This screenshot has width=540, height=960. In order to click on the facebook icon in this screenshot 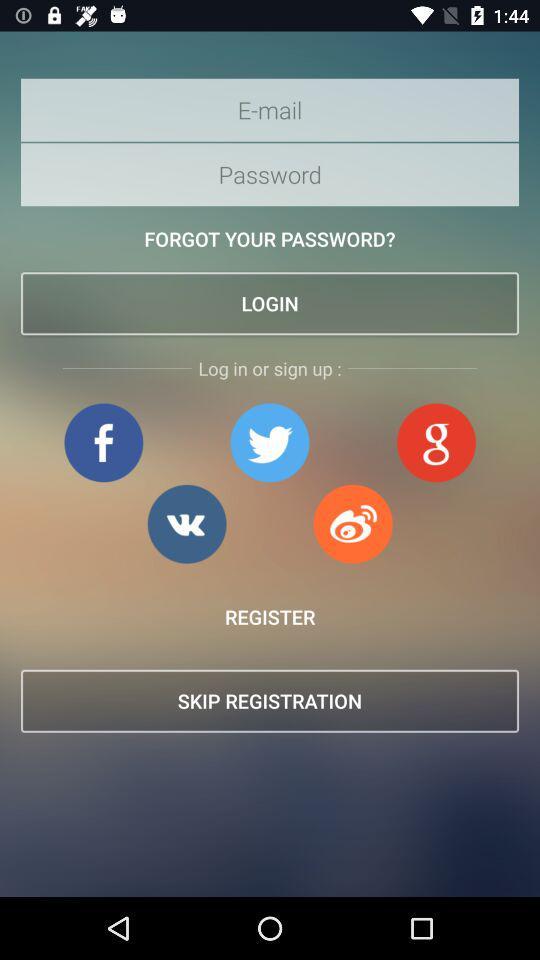, I will do `click(103, 442)`.